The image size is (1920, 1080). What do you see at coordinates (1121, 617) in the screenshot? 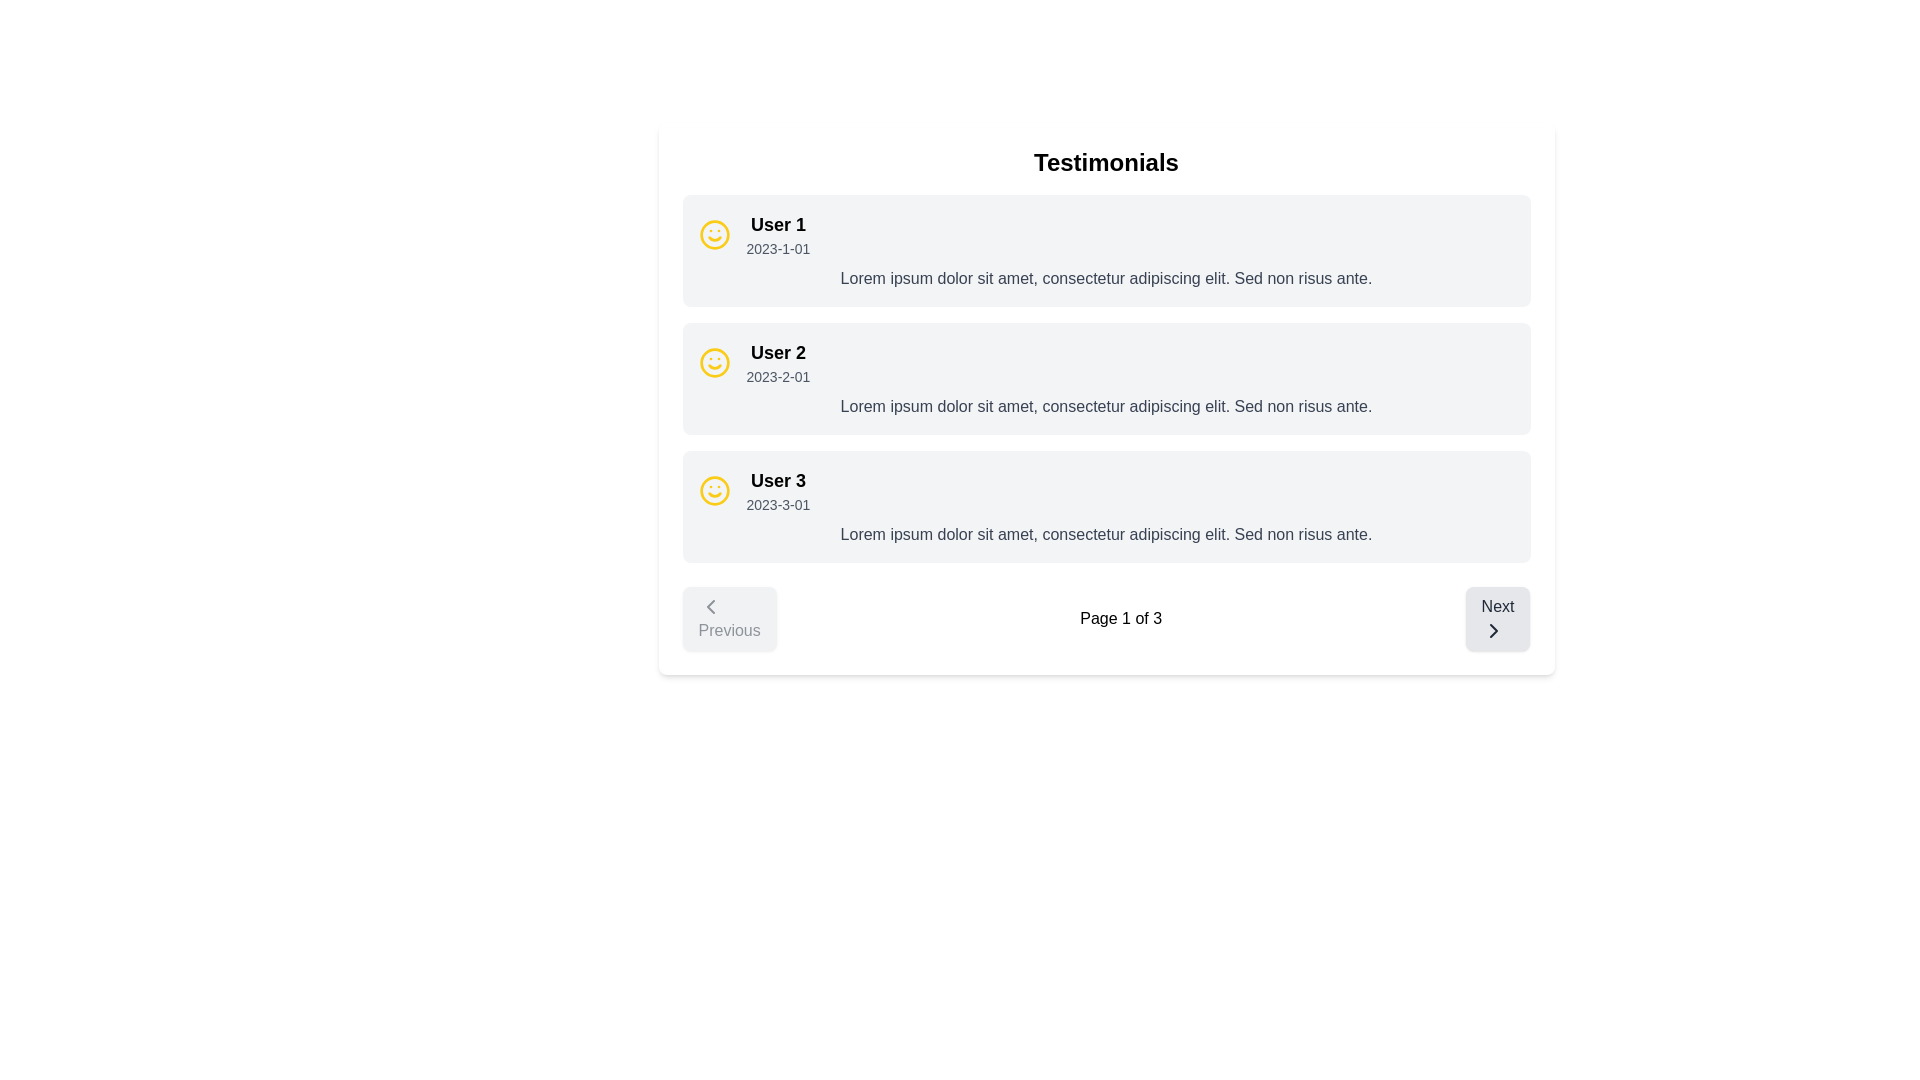
I see `the text label displaying 'Page 1 of 3' located centrally in the pagination control at the bottom of the UI, positioned between the 'Previous' button on the left and the 'Next' button on the right` at bounding box center [1121, 617].